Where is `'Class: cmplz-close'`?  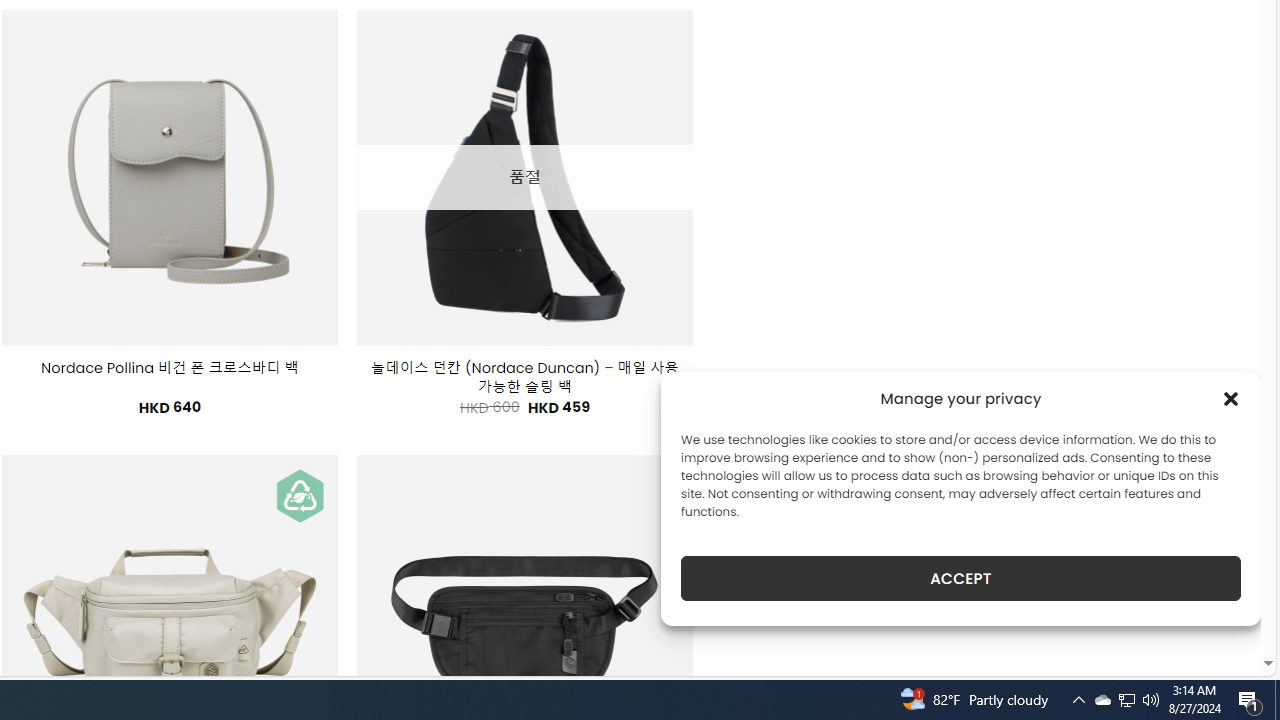 'Class: cmplz-close' is located at coordinates (1230, 398).